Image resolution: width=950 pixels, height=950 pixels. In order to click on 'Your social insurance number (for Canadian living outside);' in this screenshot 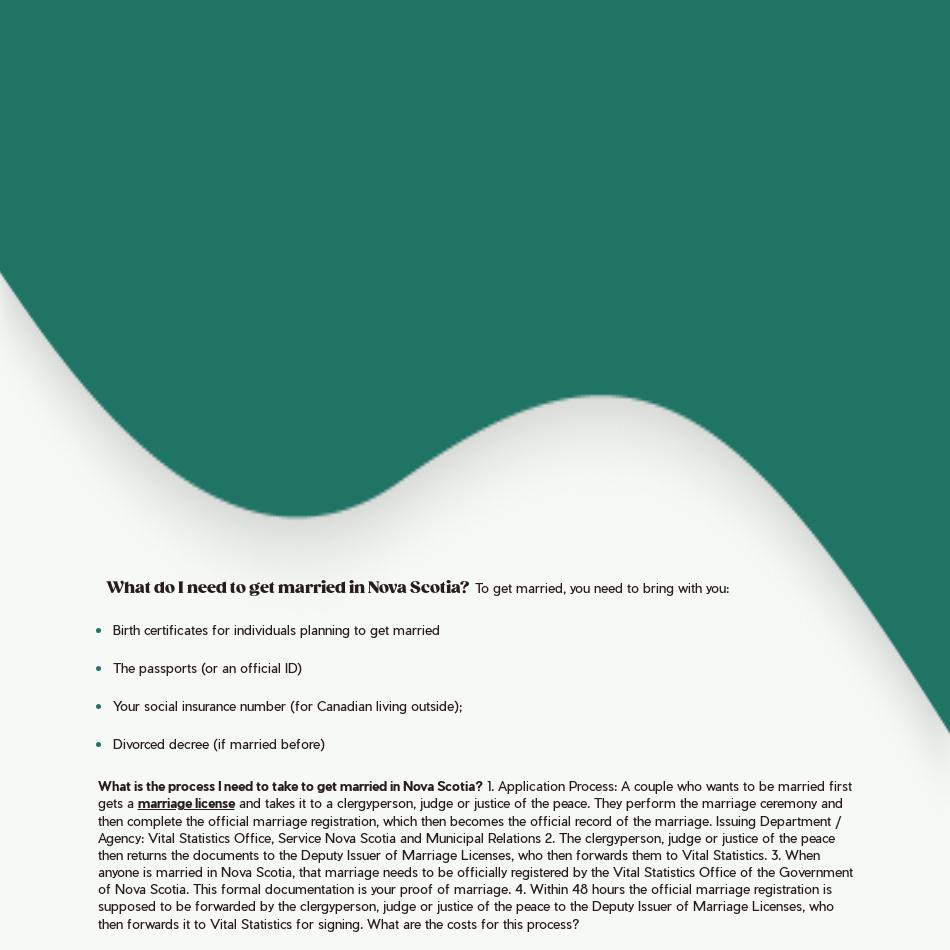, I will do `click(285, 705)`.